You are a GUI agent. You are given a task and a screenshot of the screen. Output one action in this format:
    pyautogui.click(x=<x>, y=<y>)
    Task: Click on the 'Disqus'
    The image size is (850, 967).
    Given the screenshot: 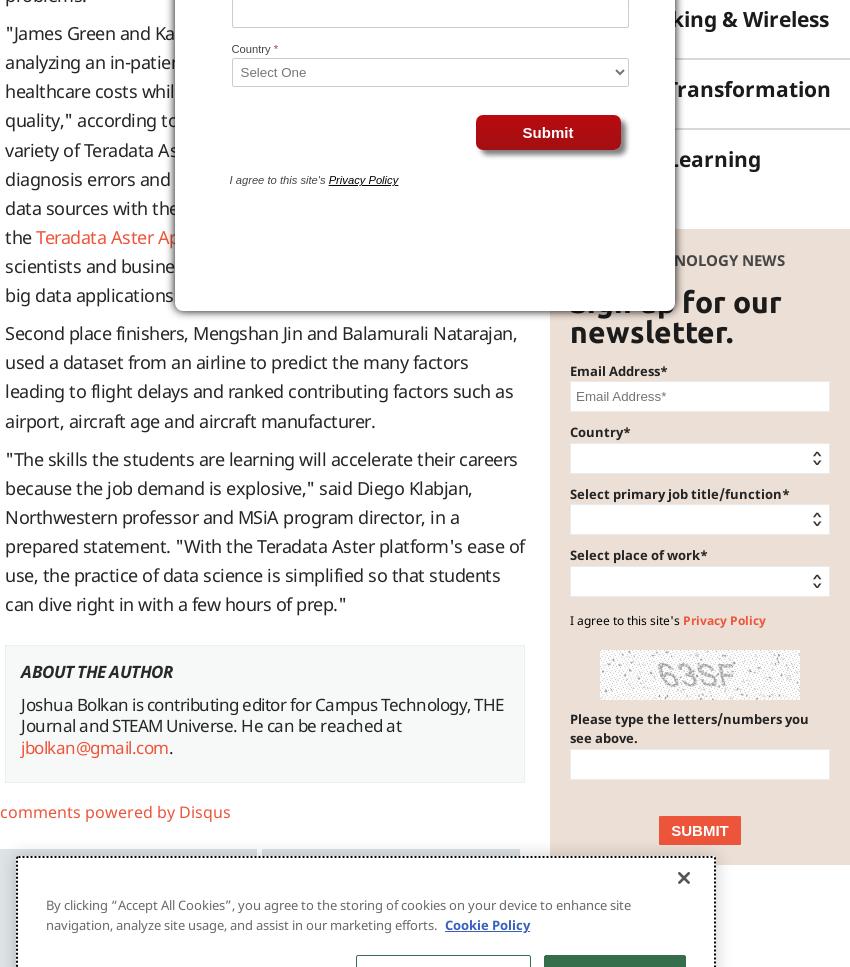 What is the action you would take?
    pyautogui.click(x=204, y=810)
    